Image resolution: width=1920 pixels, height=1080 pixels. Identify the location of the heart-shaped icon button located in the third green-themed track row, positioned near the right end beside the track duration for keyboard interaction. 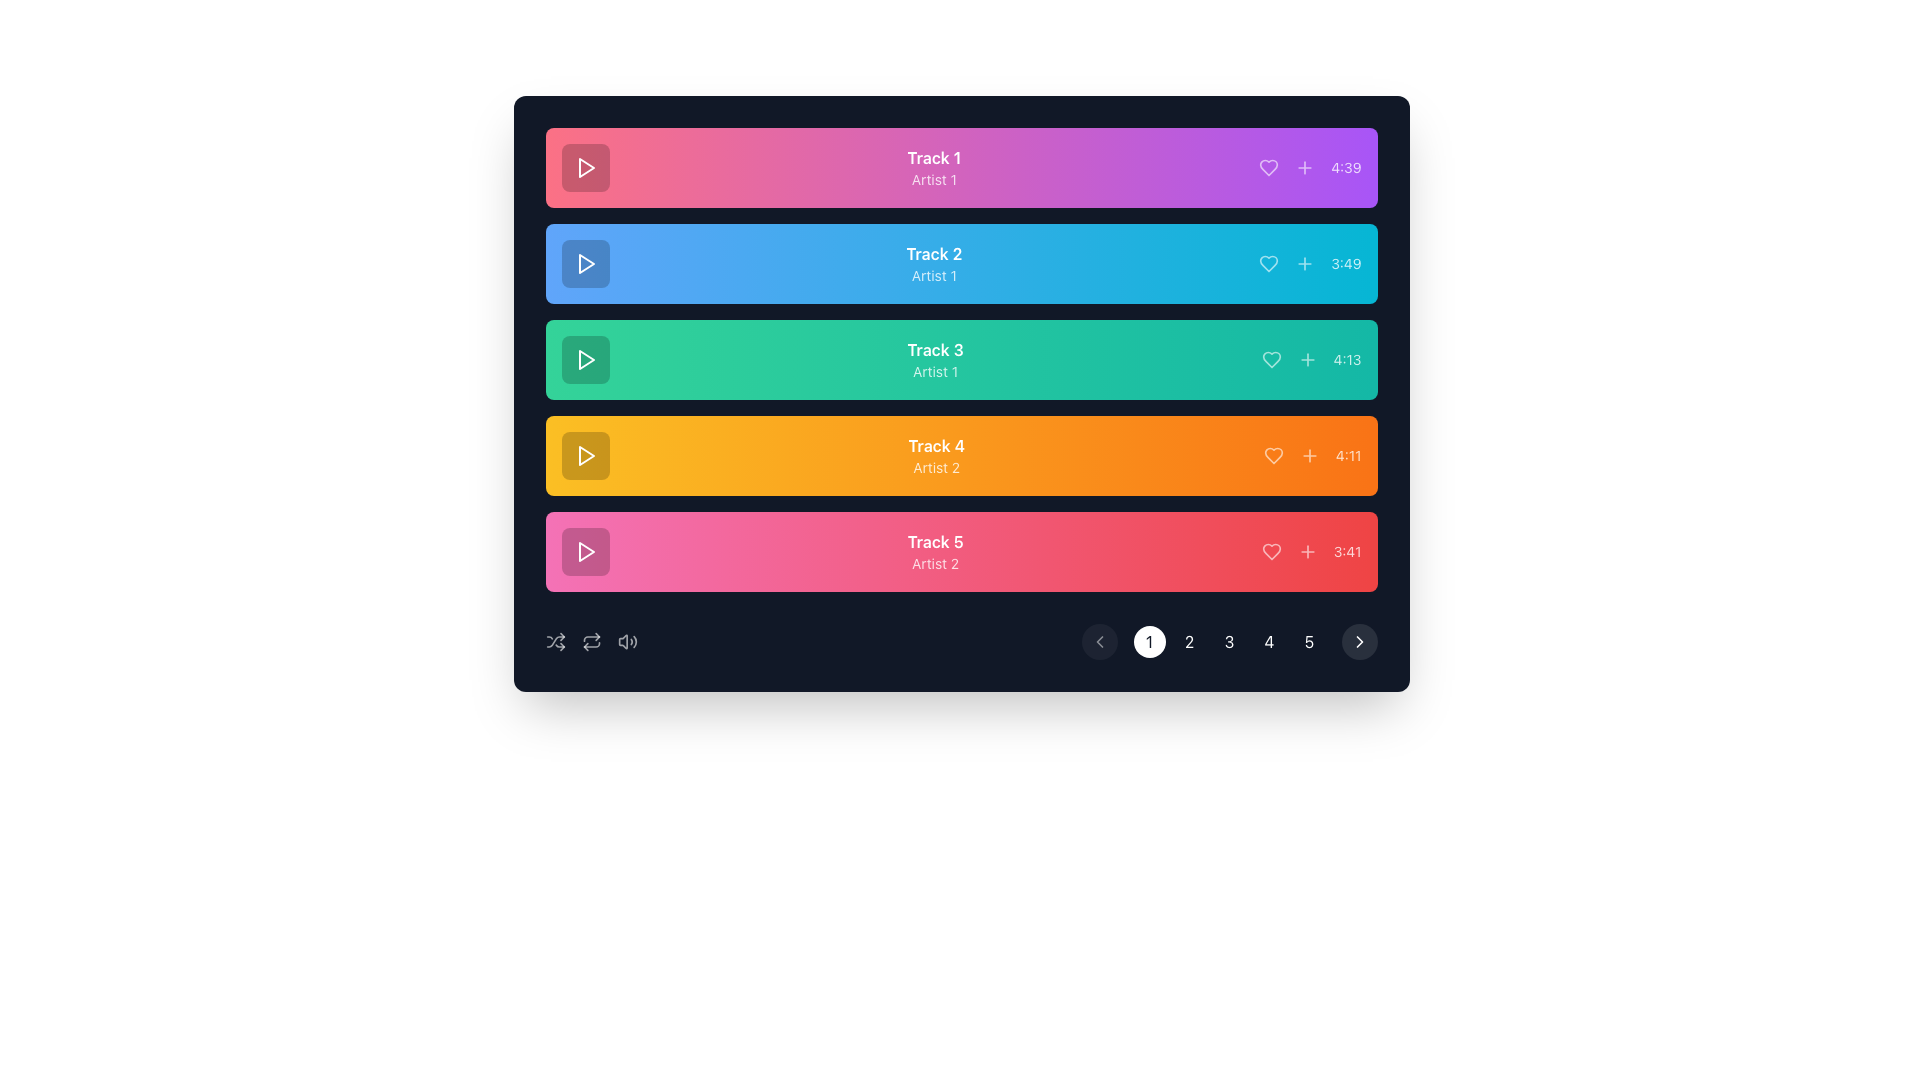
(1270, 358).